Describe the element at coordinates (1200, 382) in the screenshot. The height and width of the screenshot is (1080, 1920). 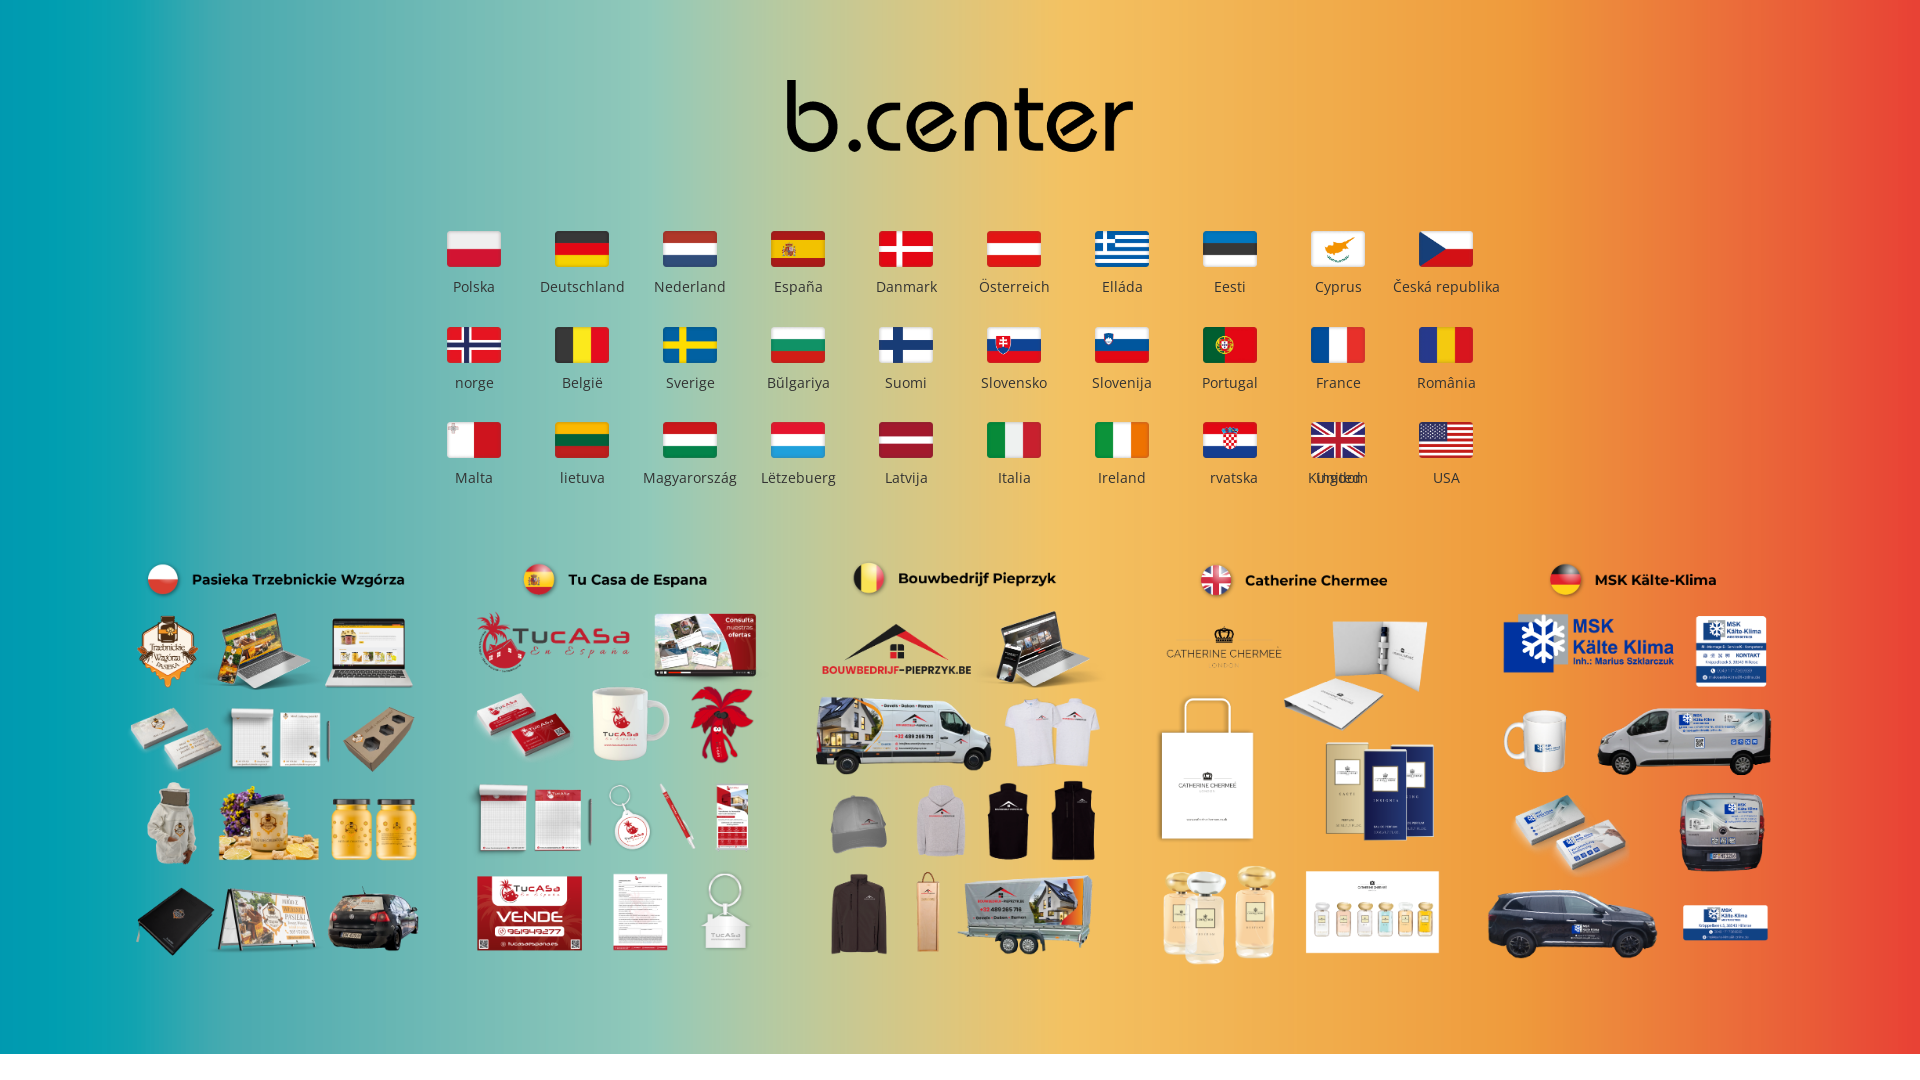
I see `'Portugal'` at that location.